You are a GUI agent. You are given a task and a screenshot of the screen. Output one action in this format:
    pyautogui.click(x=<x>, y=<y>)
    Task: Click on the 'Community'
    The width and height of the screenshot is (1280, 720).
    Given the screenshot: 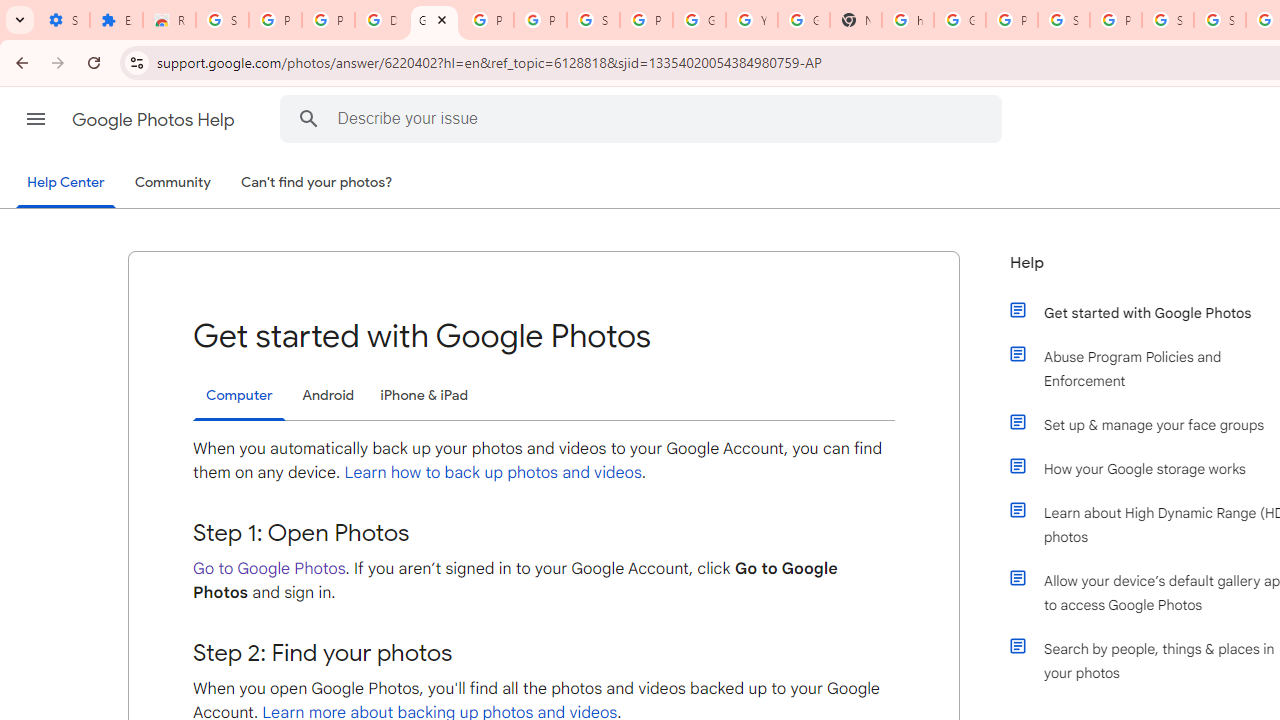 What is the action you would take?
    pyautogui.click(x=172, y=183)
    